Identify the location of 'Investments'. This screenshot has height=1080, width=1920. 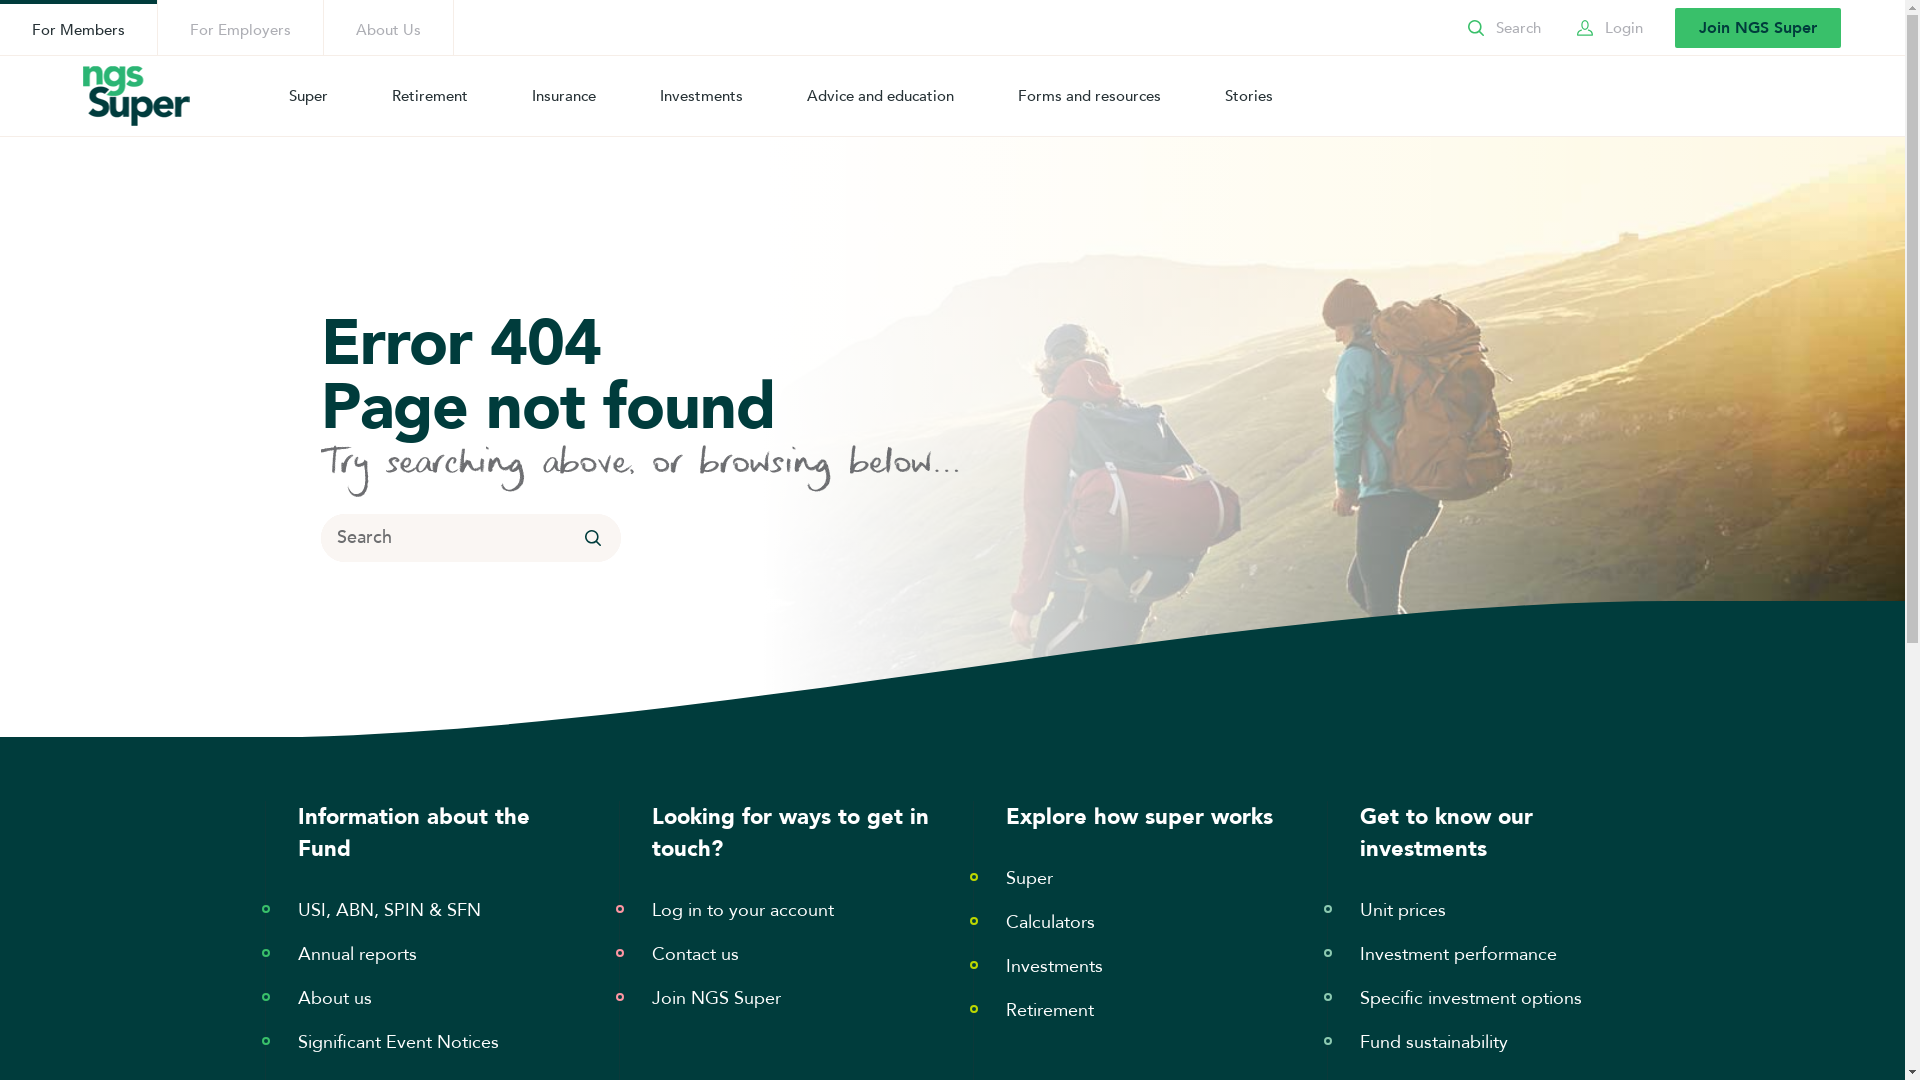
(1053, 965).